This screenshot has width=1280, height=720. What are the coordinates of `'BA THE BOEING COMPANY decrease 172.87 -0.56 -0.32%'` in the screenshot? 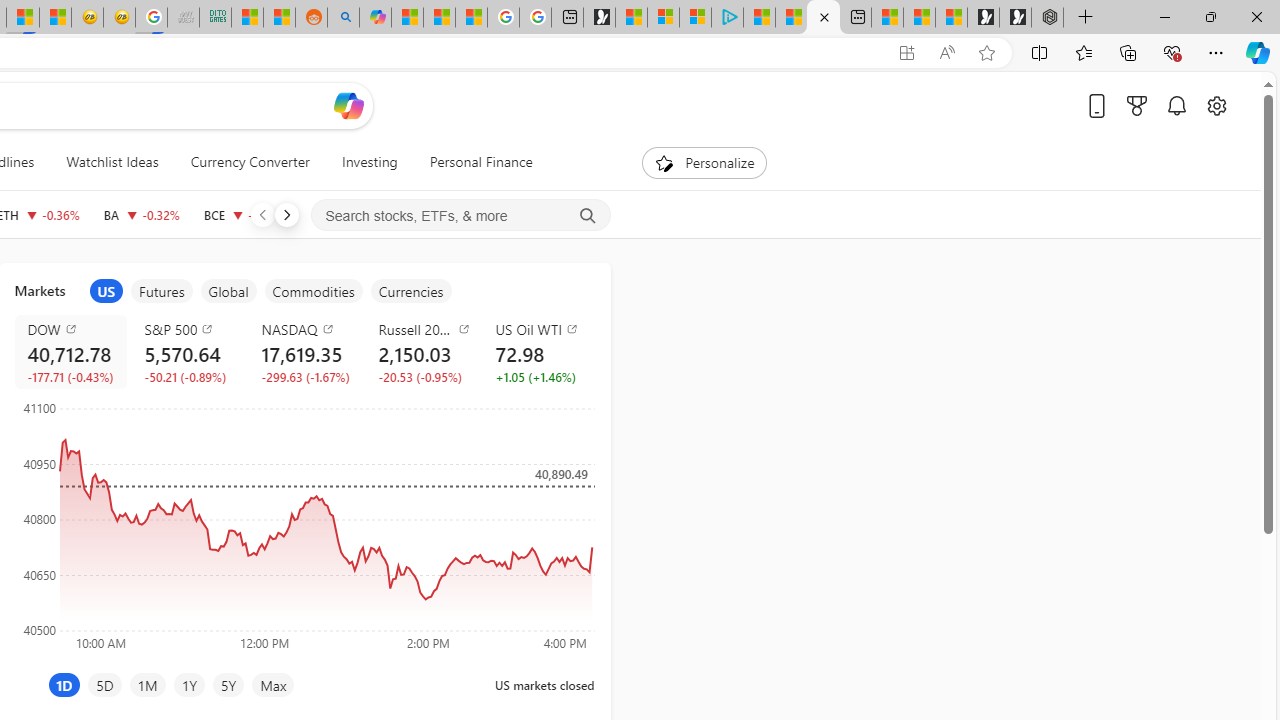 It's located at (140, 214).